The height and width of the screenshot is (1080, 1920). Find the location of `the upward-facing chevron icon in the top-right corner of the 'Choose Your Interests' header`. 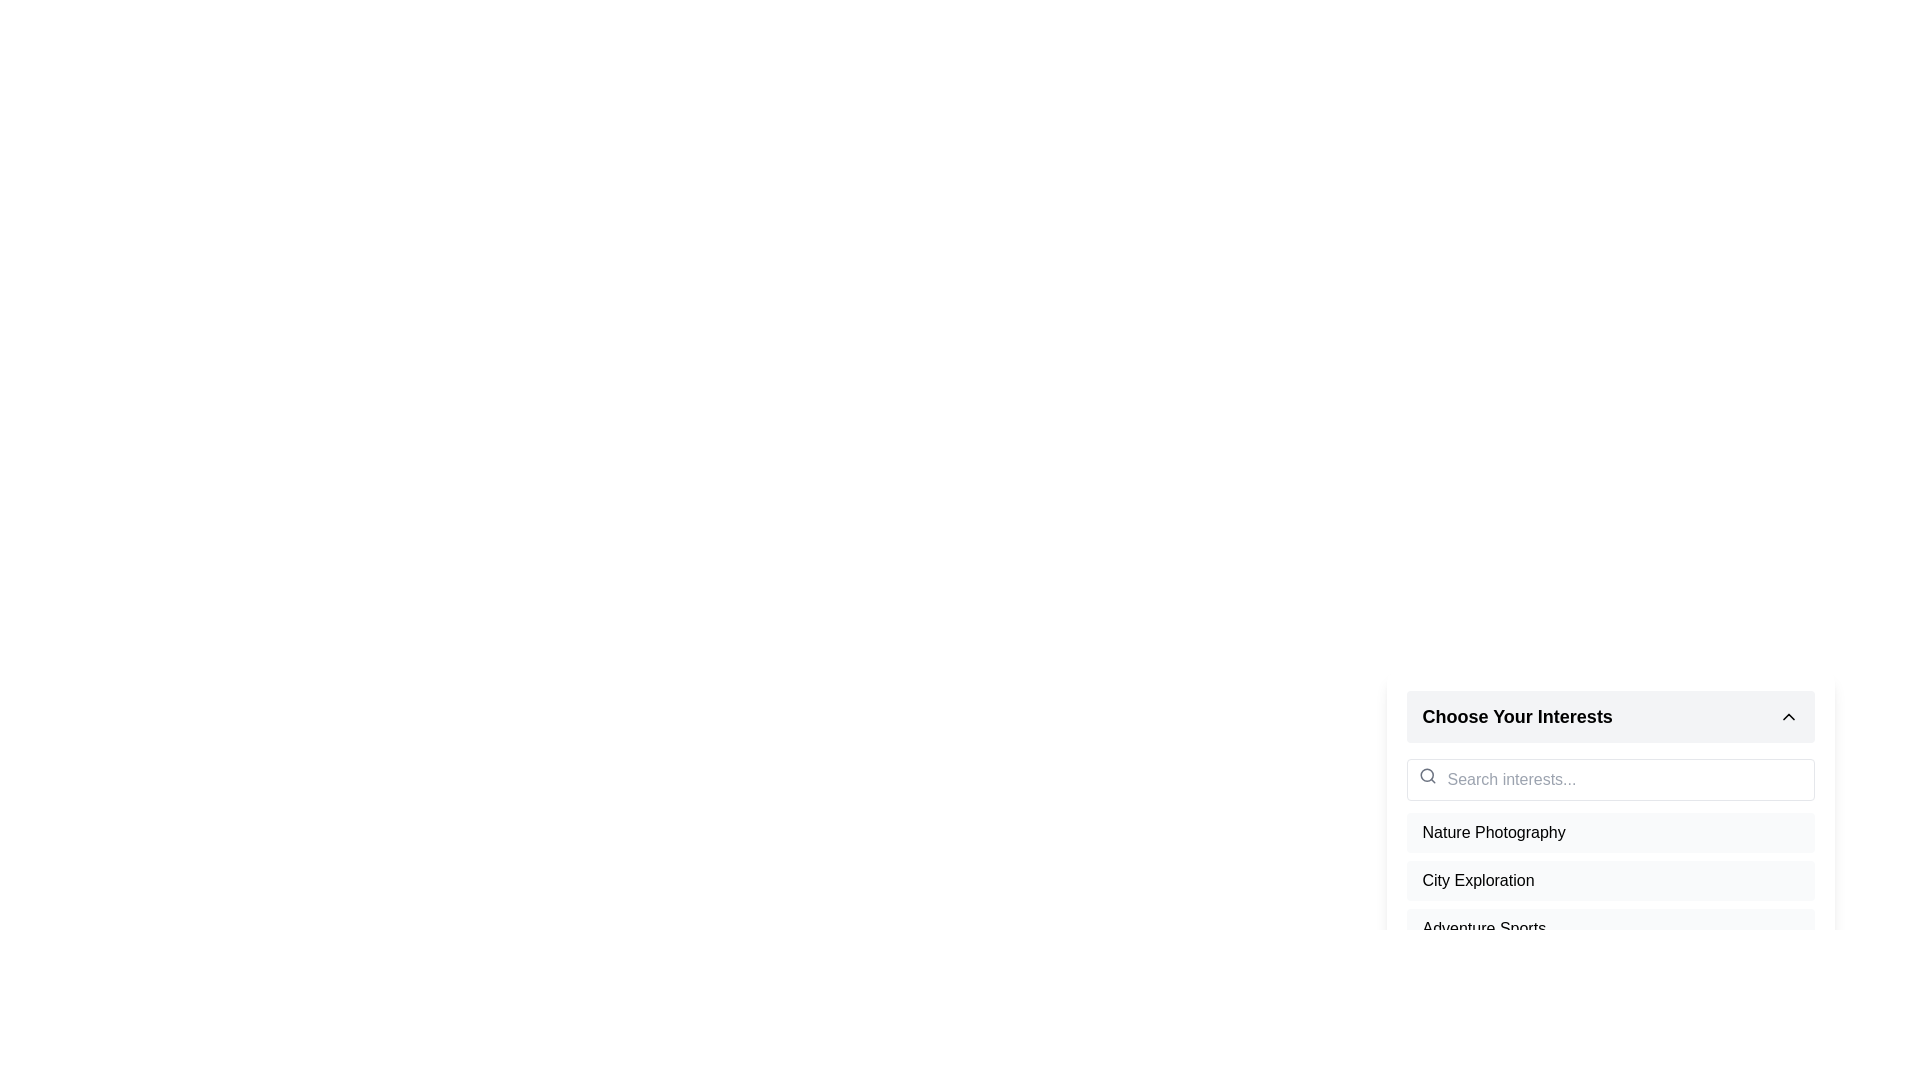

the upward-facing chevron icon in the top-right corner of the 'Choose Your Interests' header is located at coordinates (1788, 716).